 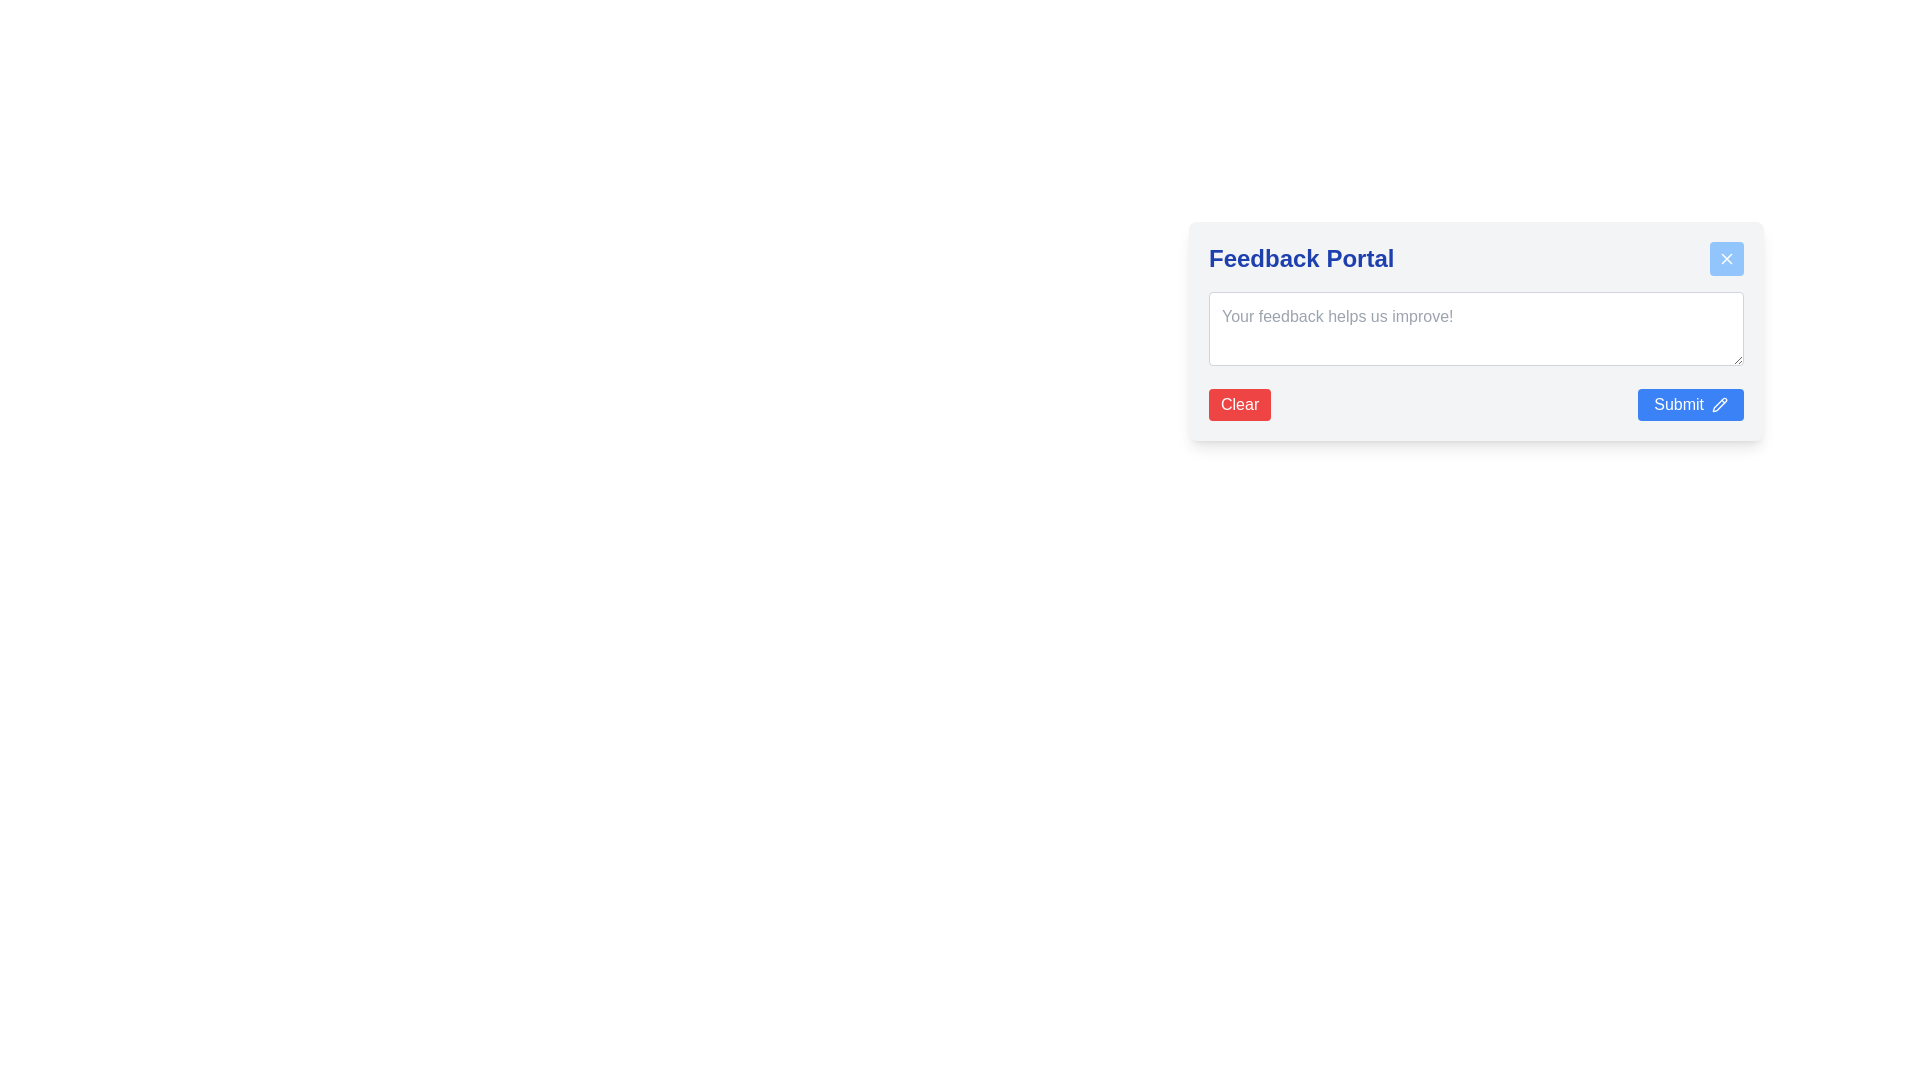 What do you see at coordinates (1726, 257) in the screenshot?
I see `the close button located in the top-right corner of the 'Feedback Portal' section` at bounding box center [1726, 257].